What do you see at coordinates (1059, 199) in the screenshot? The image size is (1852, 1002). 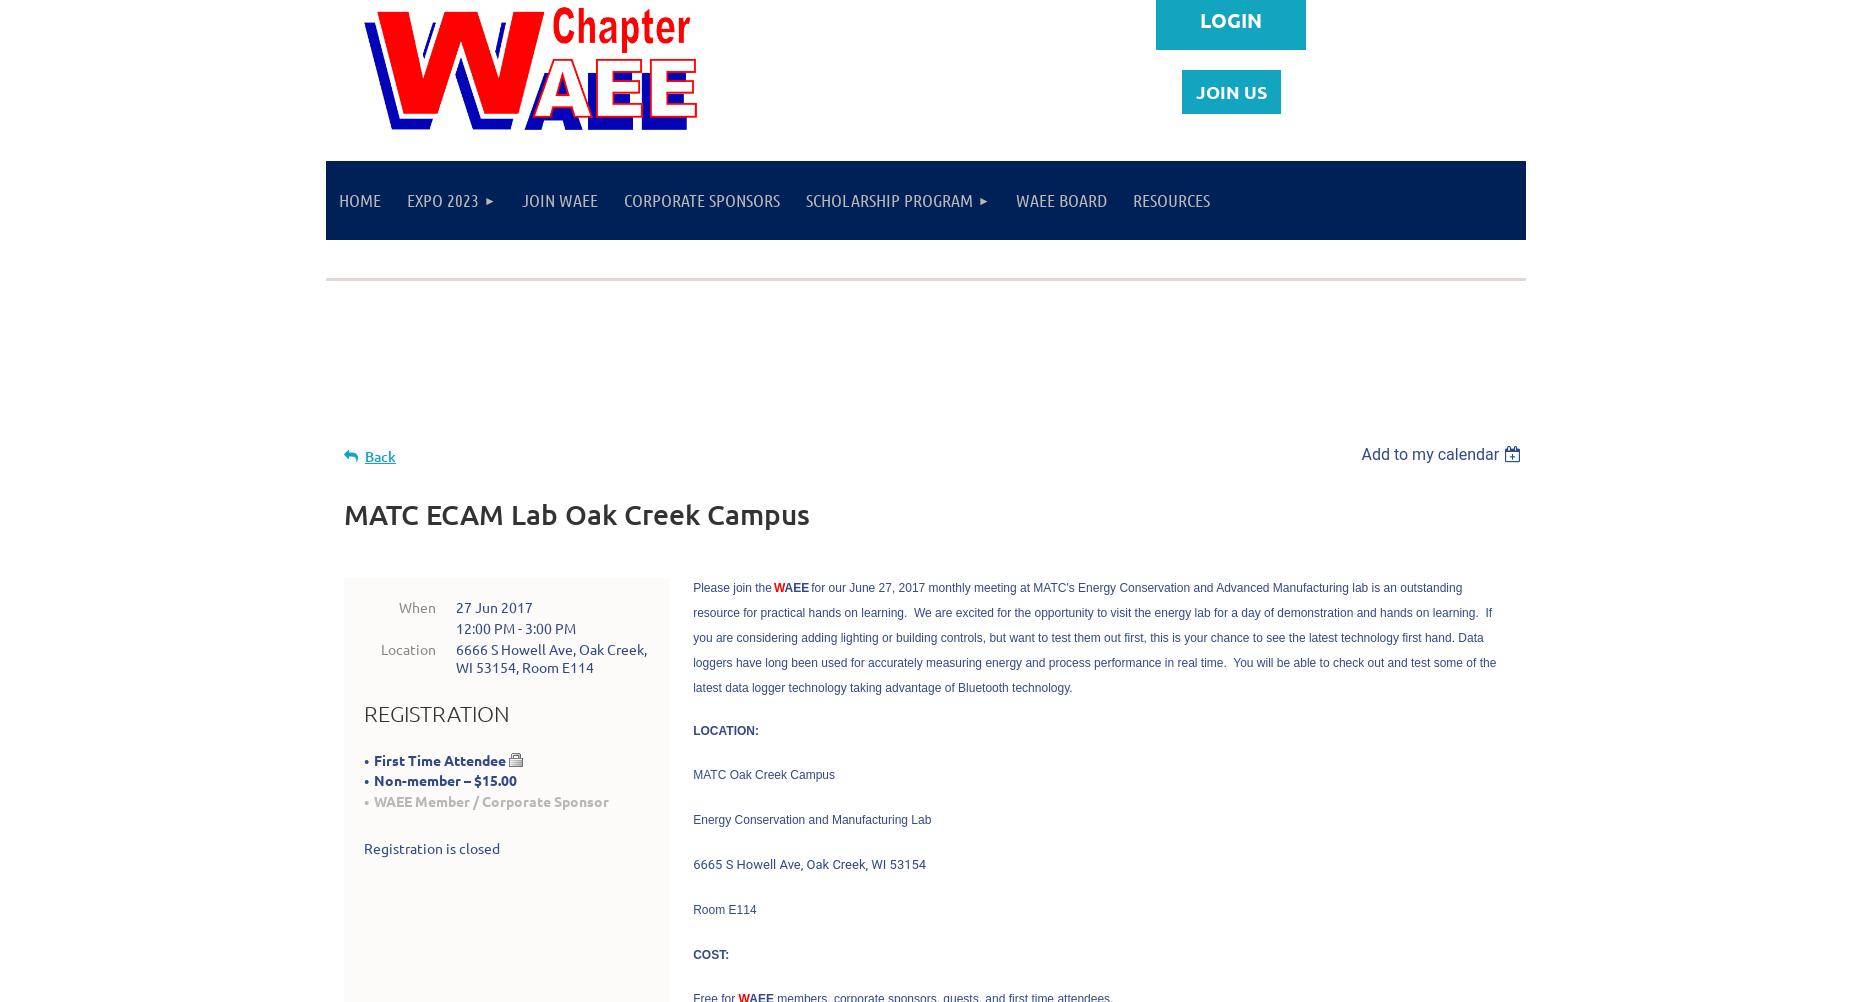 I see `'WAEE Board'` at bounding box center [1059, 199].